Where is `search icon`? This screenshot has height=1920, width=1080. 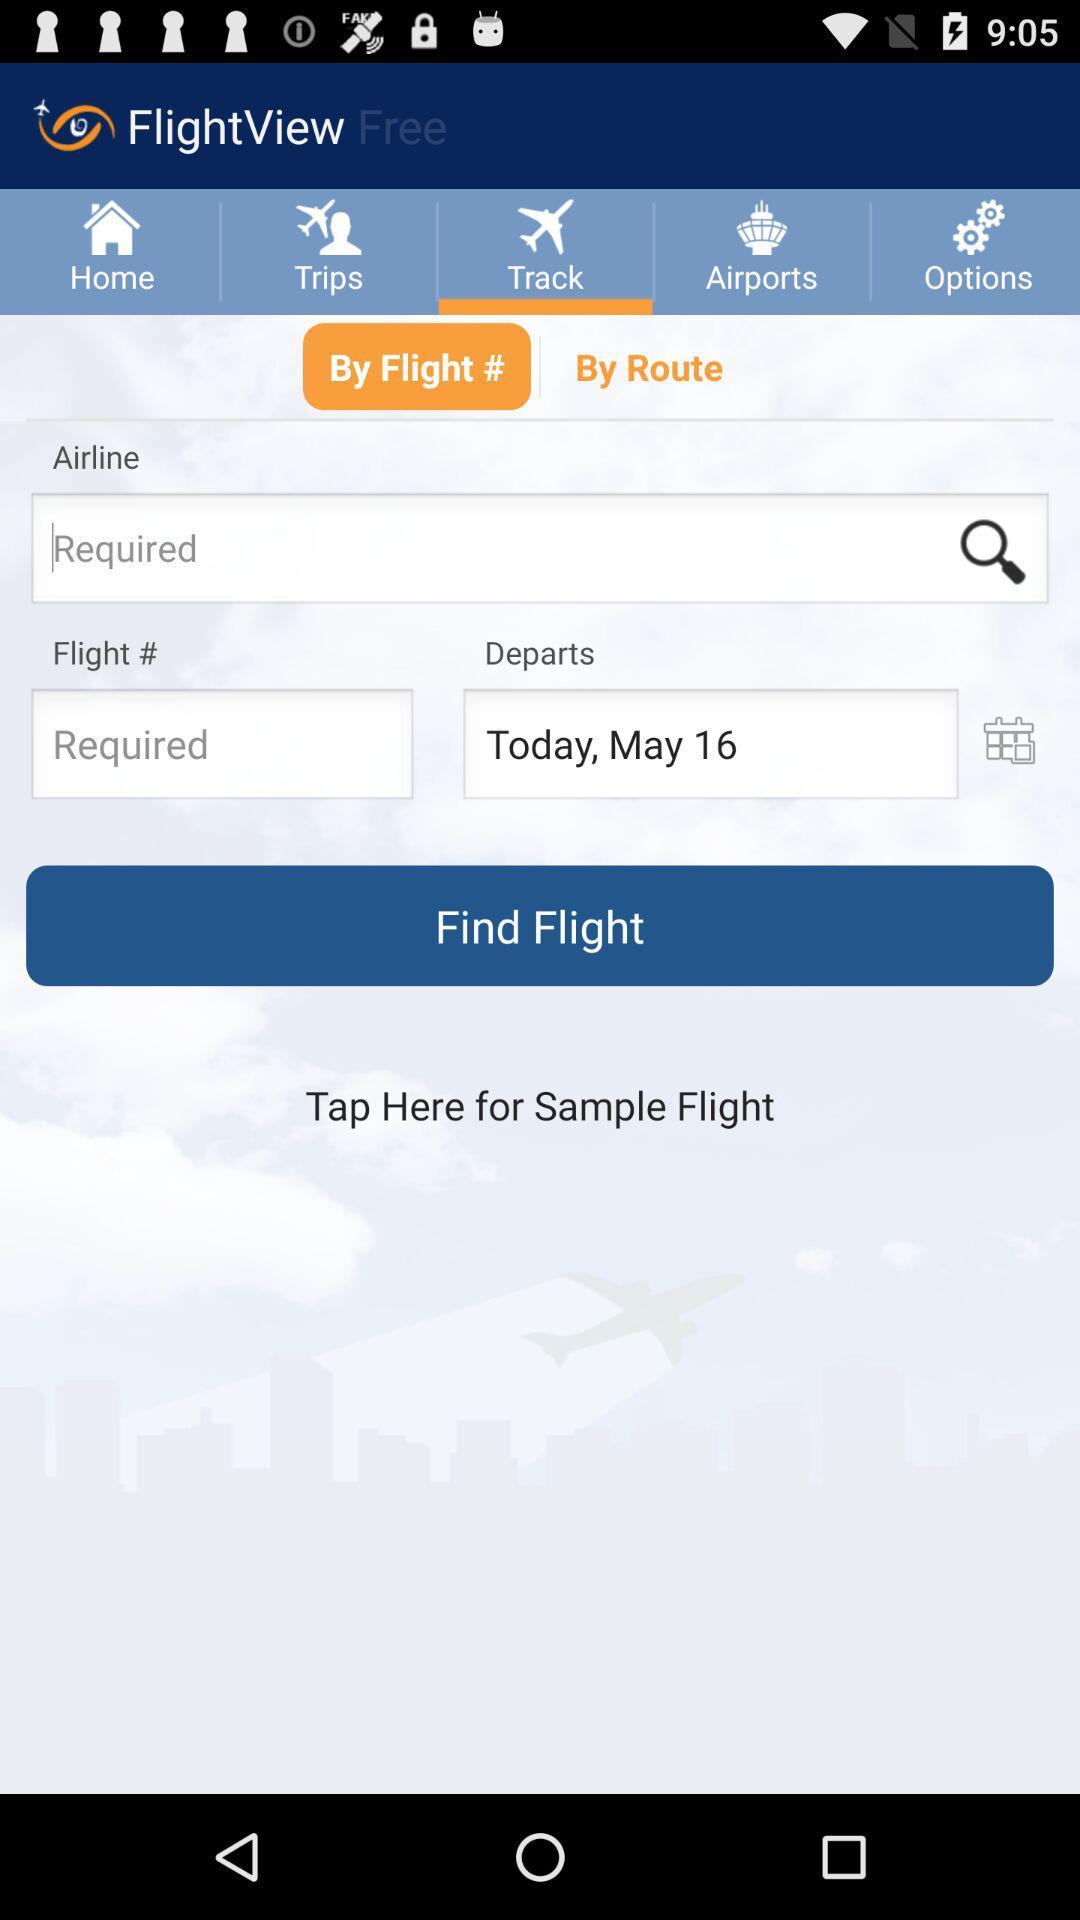 search icon is located at coordinates (992, 552).